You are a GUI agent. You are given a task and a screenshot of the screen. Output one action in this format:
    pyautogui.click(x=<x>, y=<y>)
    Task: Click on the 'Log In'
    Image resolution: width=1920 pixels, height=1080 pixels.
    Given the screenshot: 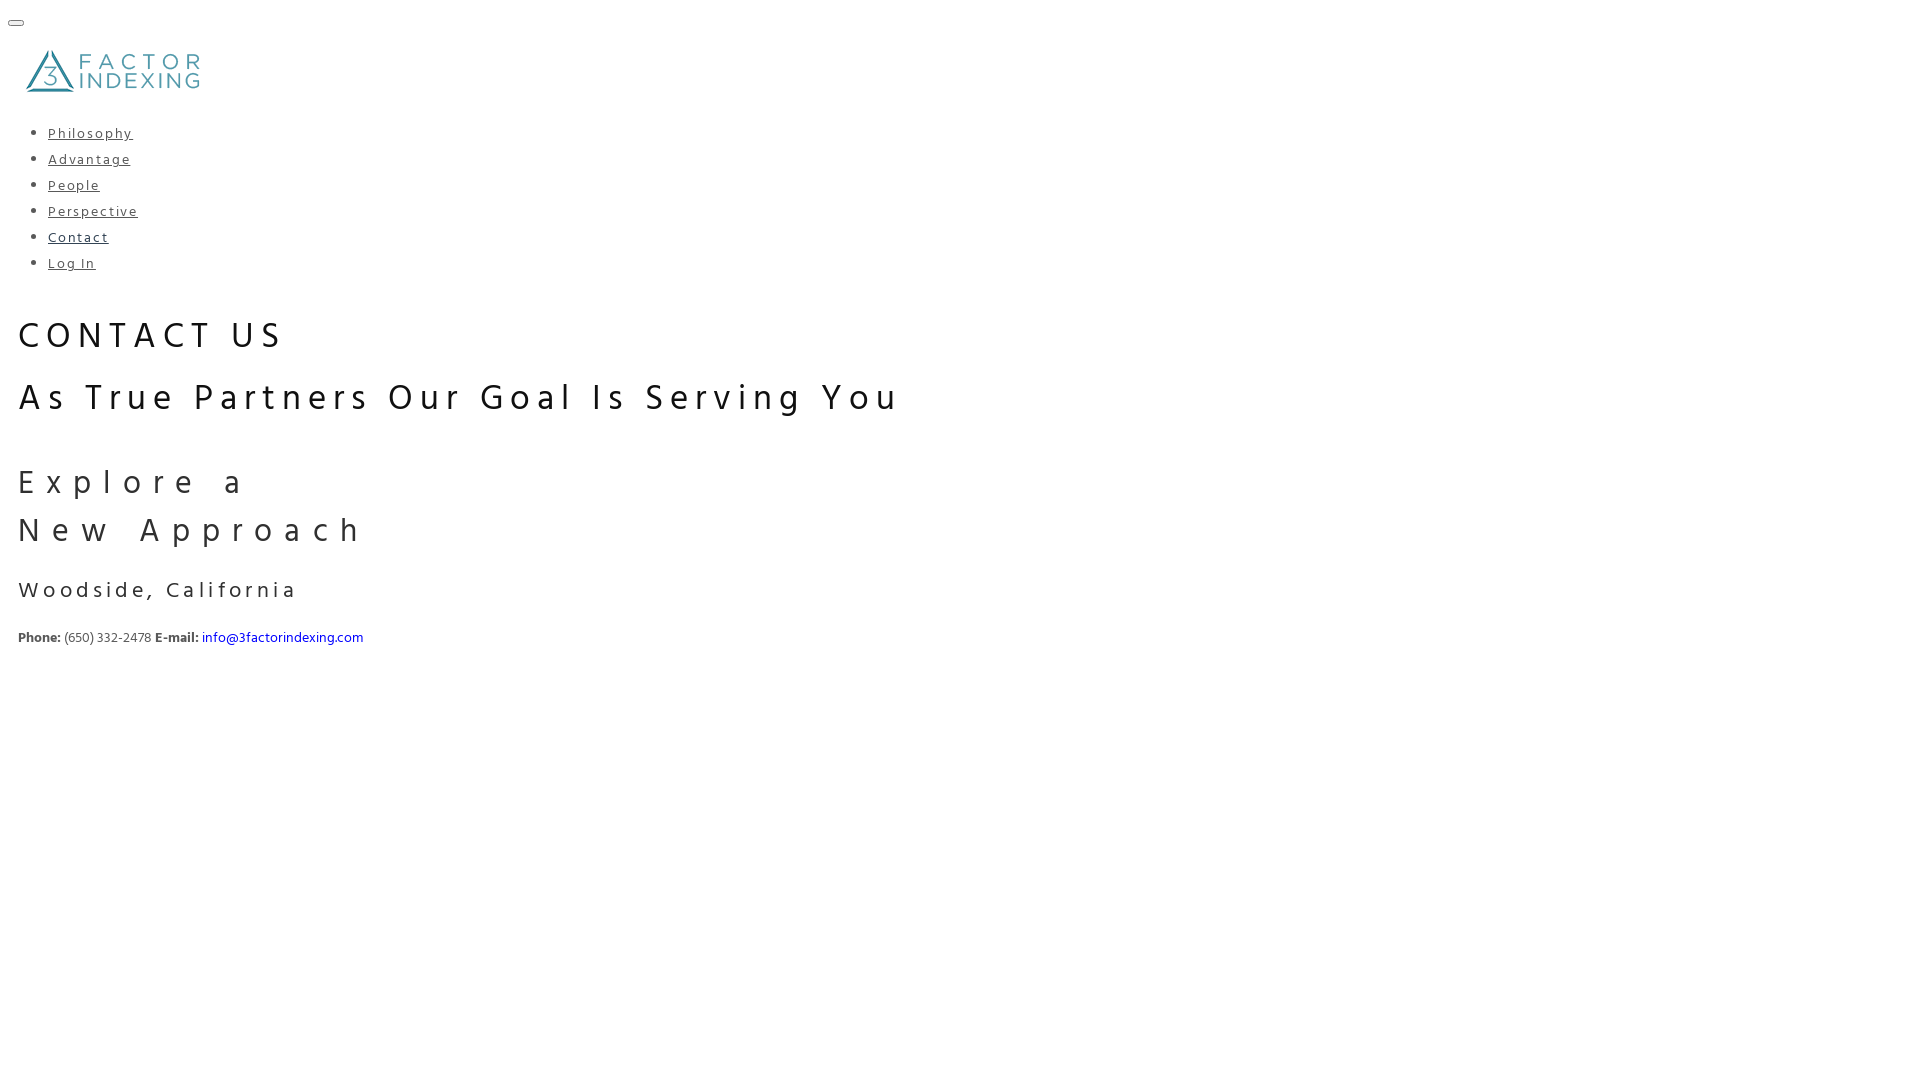 What is the action you would take?
    pyautogui.click(x=72, y=263)
    